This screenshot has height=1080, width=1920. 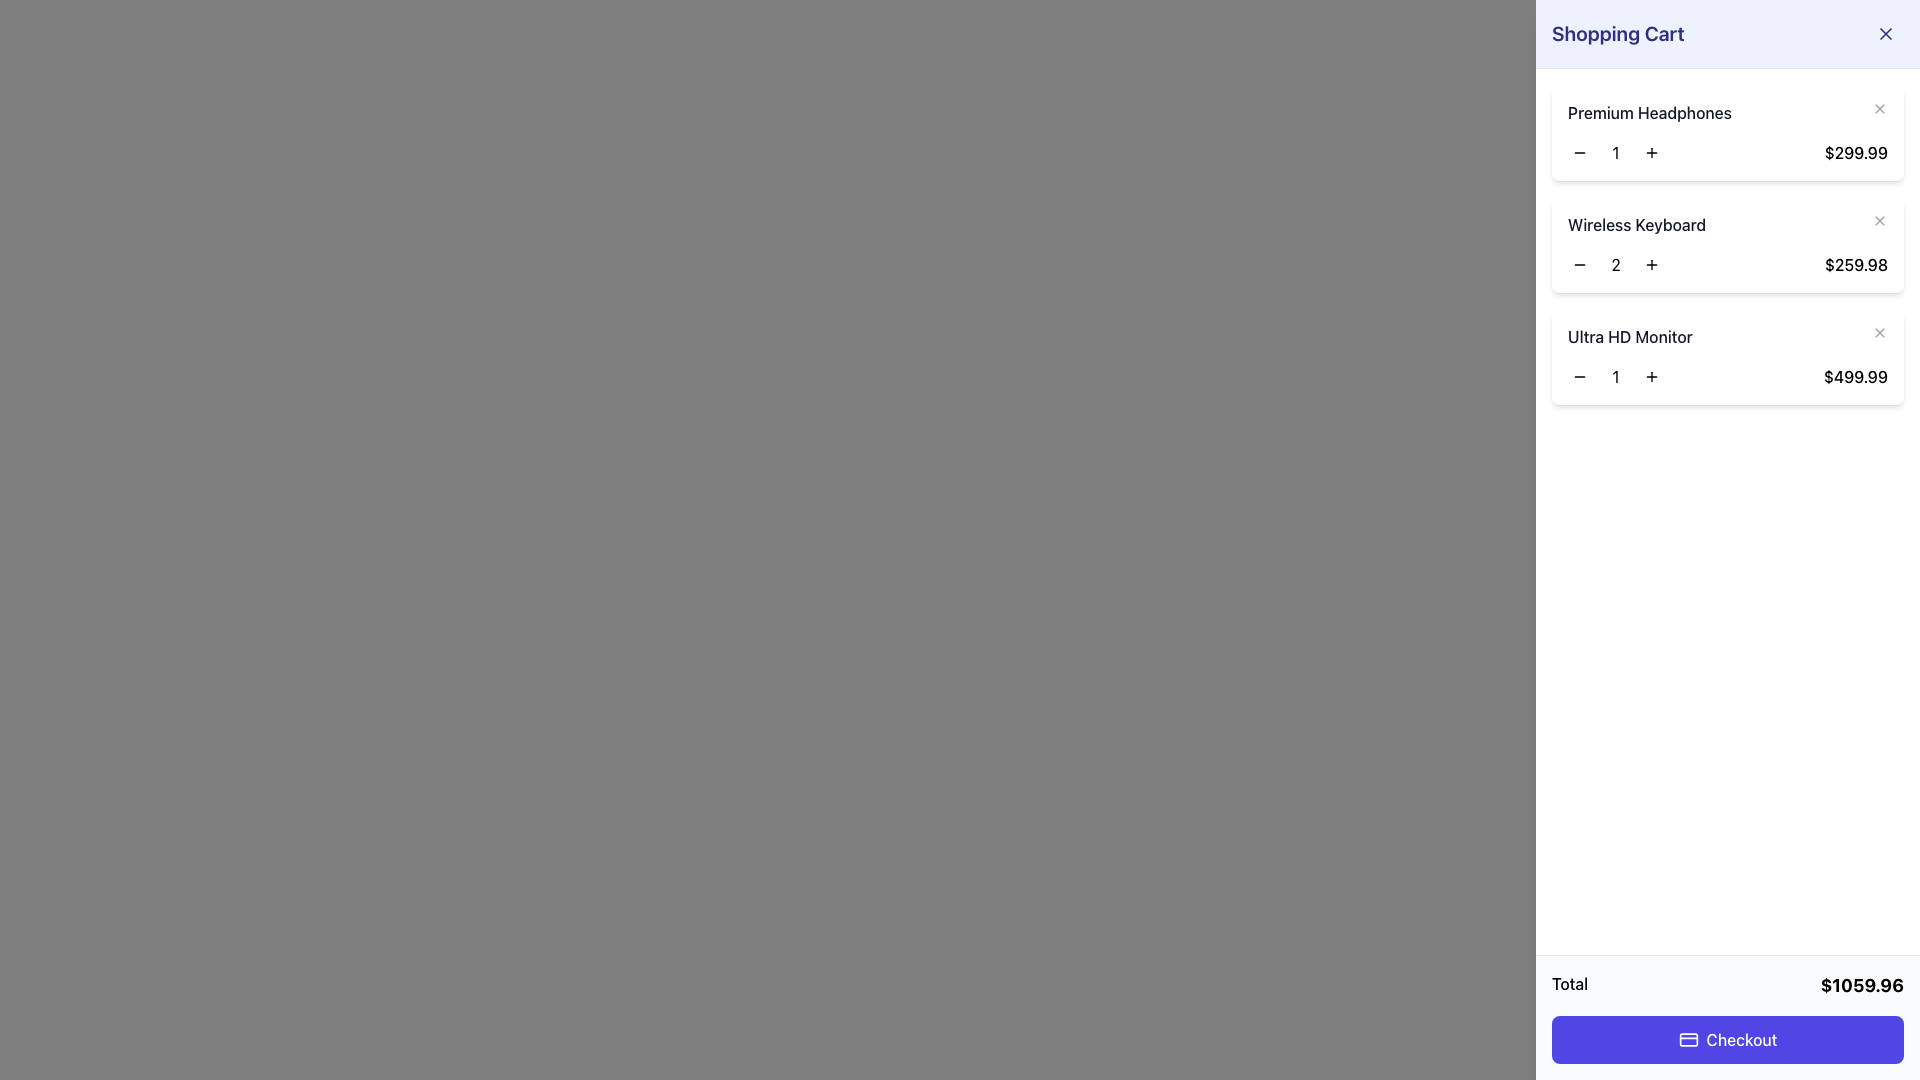 What do you see at coordinates (1855, 152) in the screenshot?
I see `the price label displaying the 'Premium Headphones' in the shopping cart, located at the top-right corner of the first product row` at bounding box center [1855, 152].